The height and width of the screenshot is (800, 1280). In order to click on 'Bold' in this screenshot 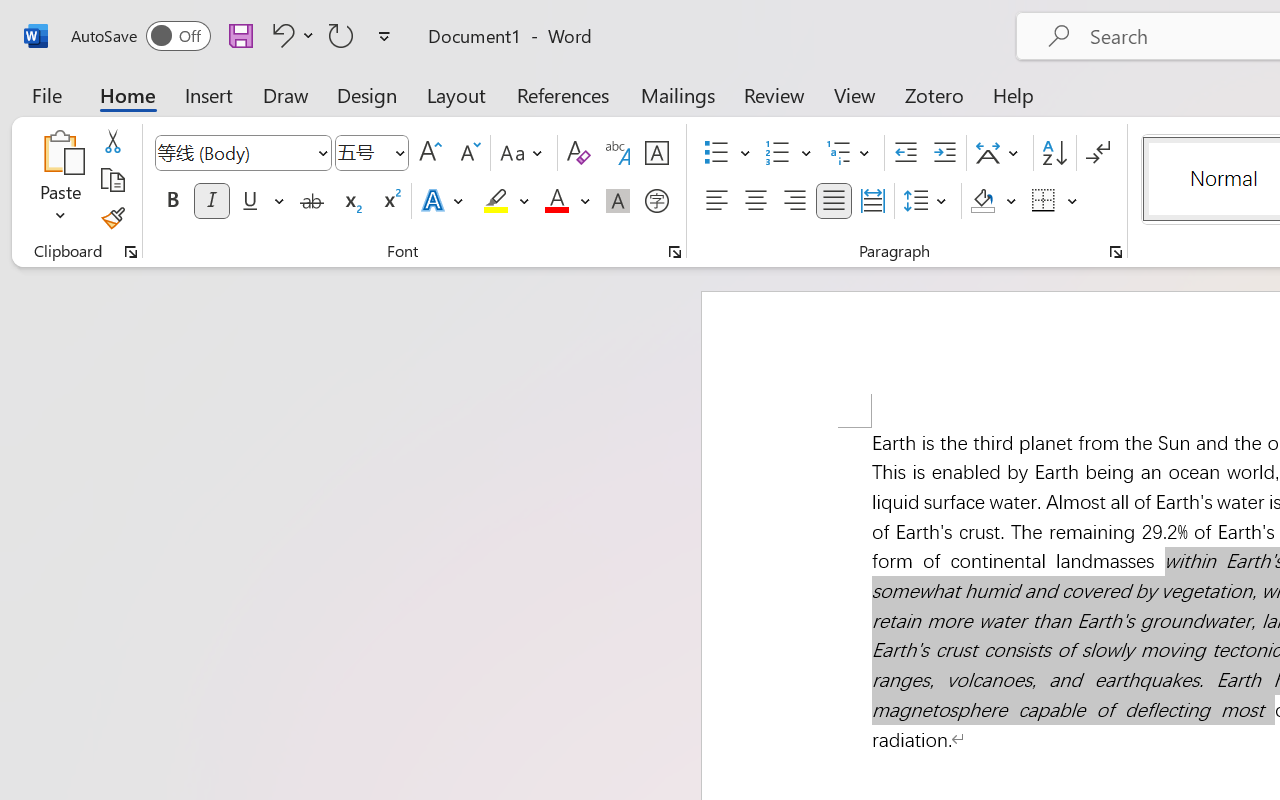, I will do `click(172, 201)`.